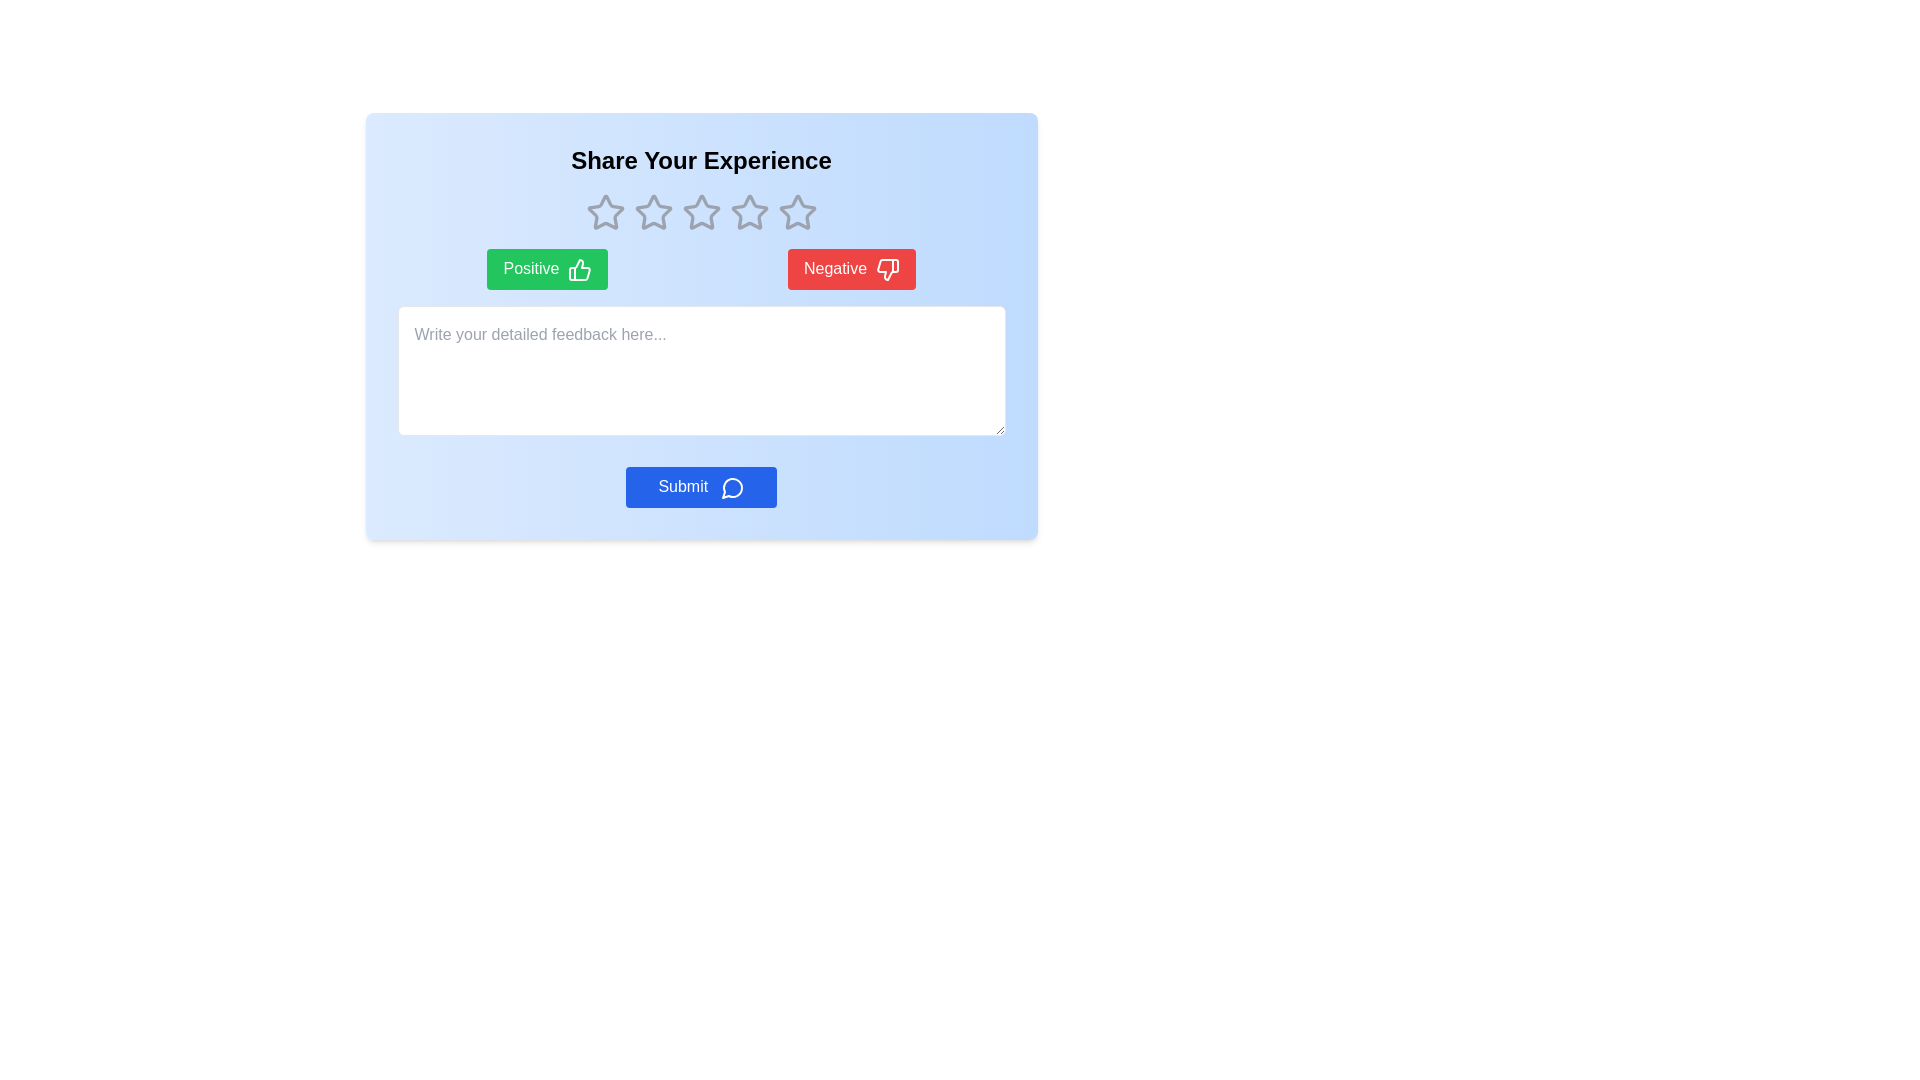  What do you see at coordinates (701, 212) in the screenshot?
I see `one of the stars in the Rating component, which consists of five hollow star icons arranged horizontally below the title 'Share Your Experience.'` at bounding box center [701, 212].